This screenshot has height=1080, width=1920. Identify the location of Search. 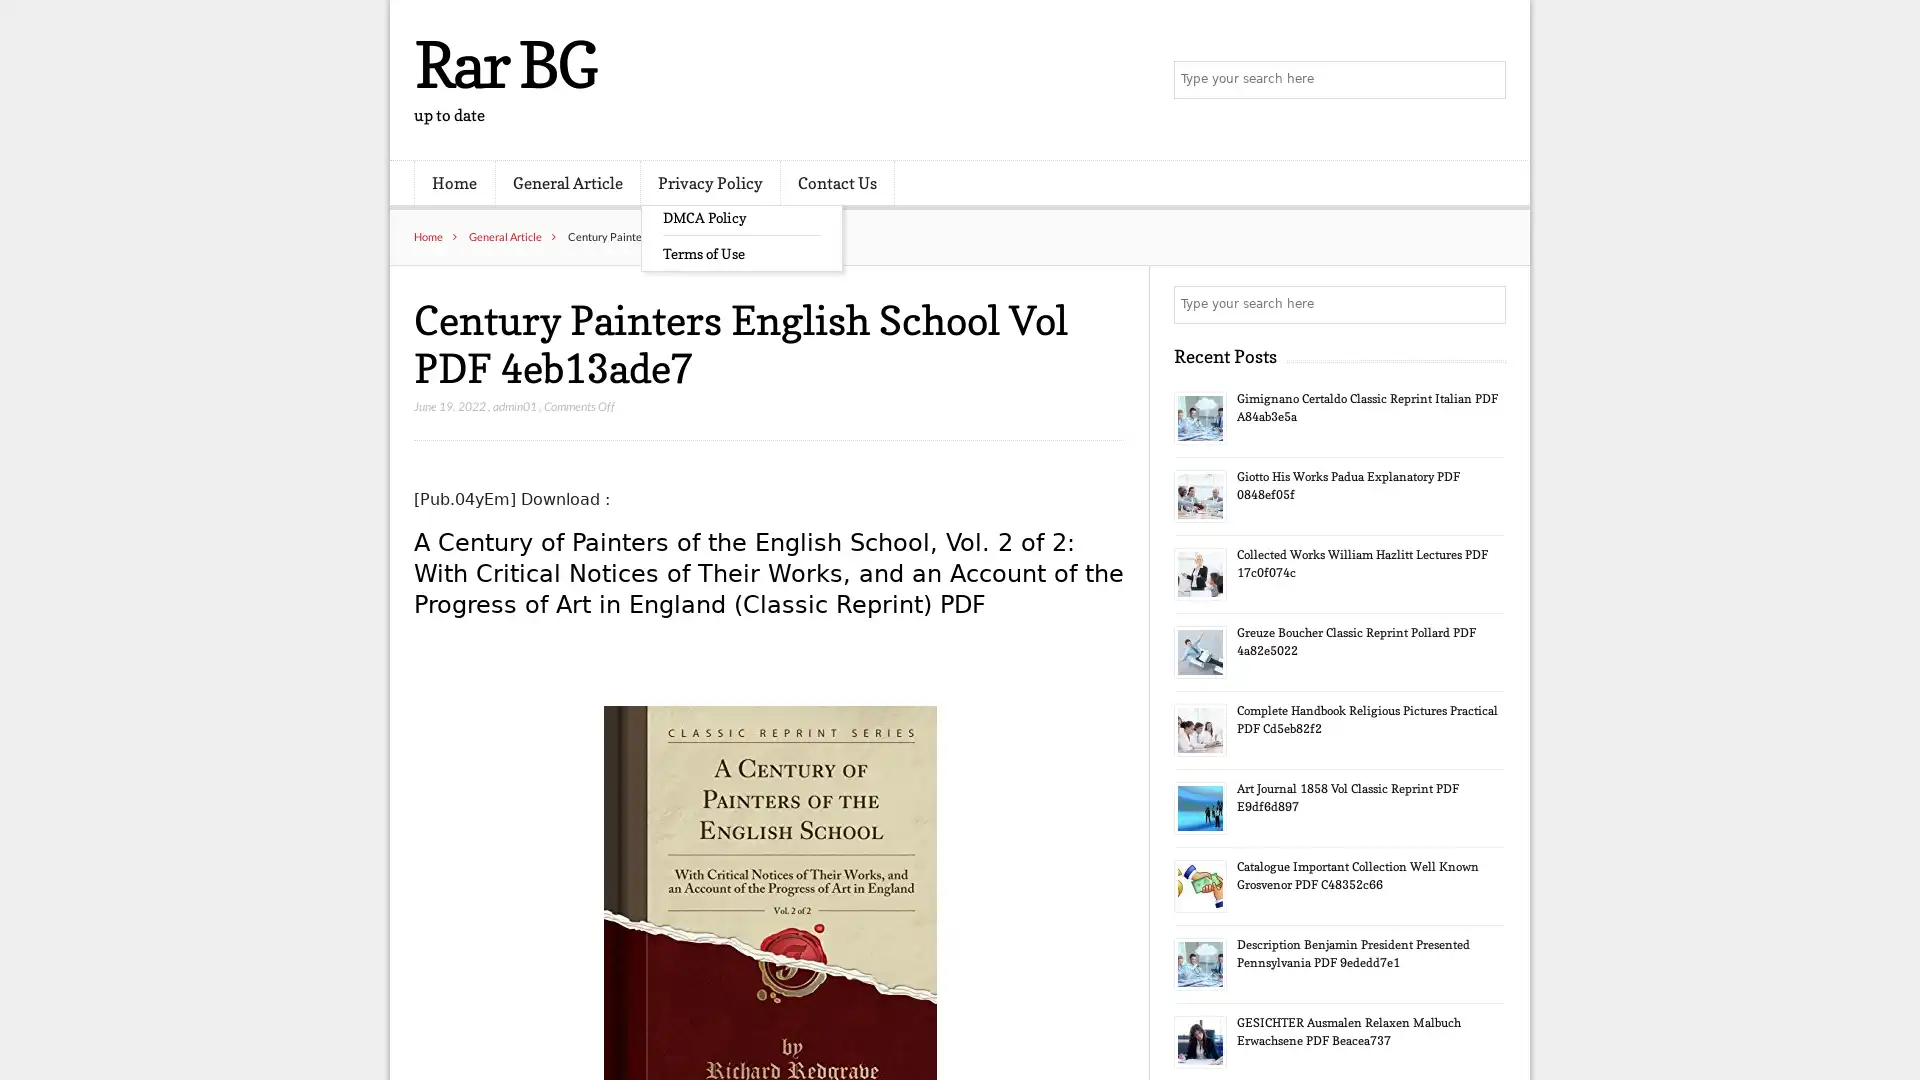
(1485, 80).